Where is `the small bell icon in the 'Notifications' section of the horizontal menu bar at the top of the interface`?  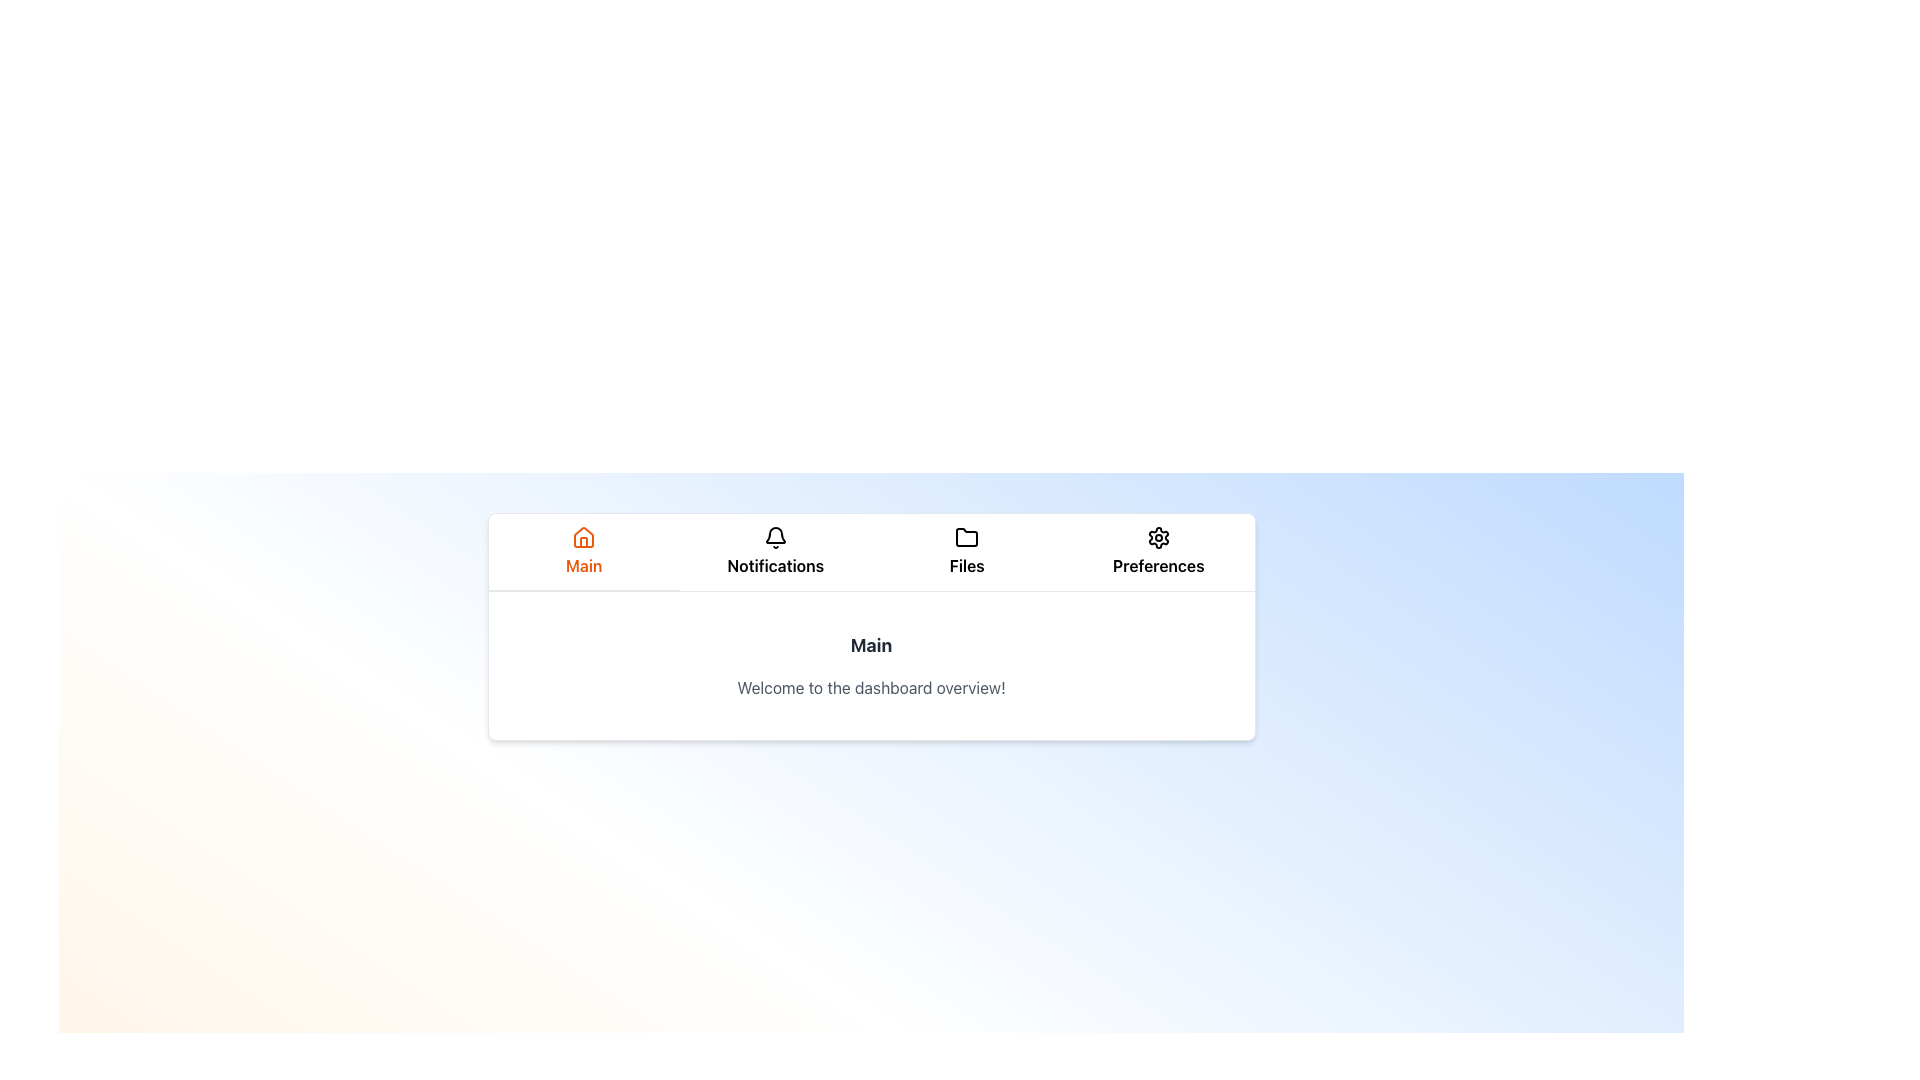
the small bell icon in the 'Notifications' section of the horizontal menu bar at the top of the interface is located at coordinates (774, 536).